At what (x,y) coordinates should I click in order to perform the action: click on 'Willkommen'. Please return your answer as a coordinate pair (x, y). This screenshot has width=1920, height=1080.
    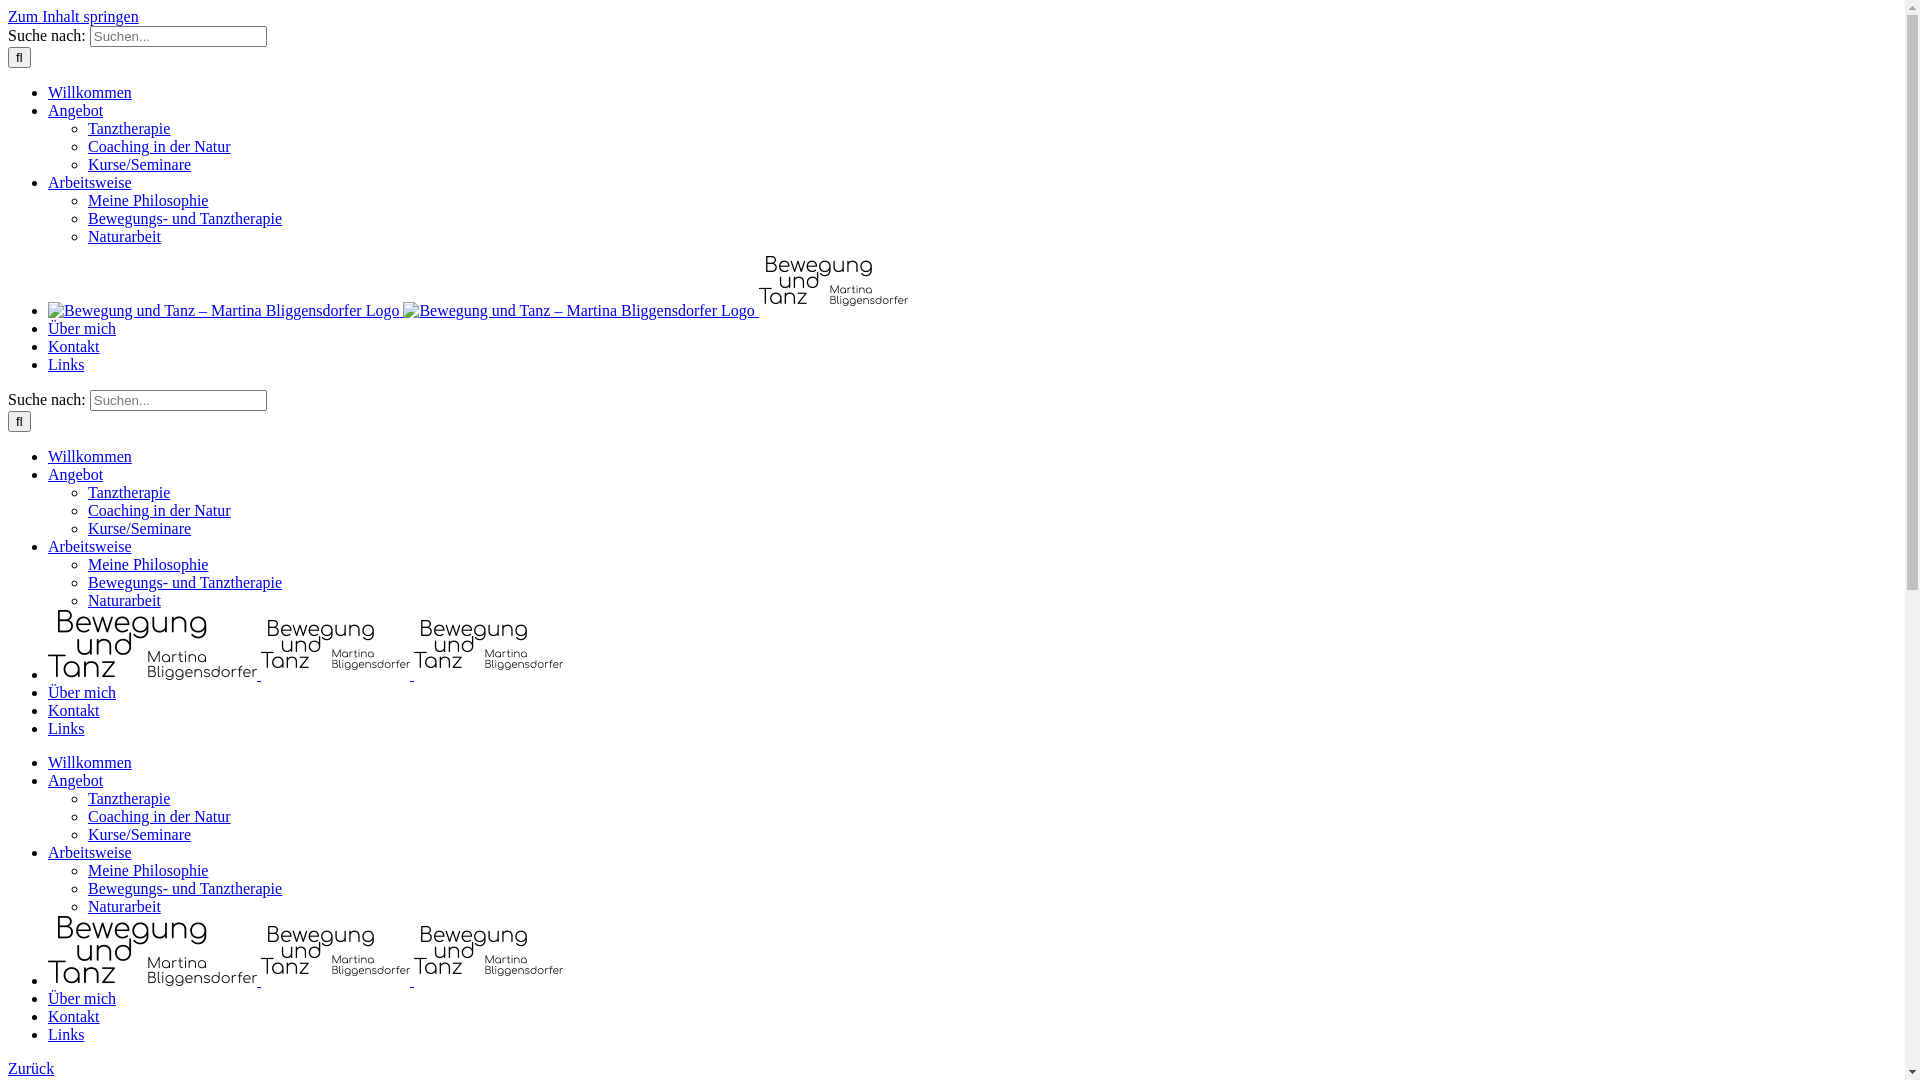
    Looking at the image, I should click on (89, 762).